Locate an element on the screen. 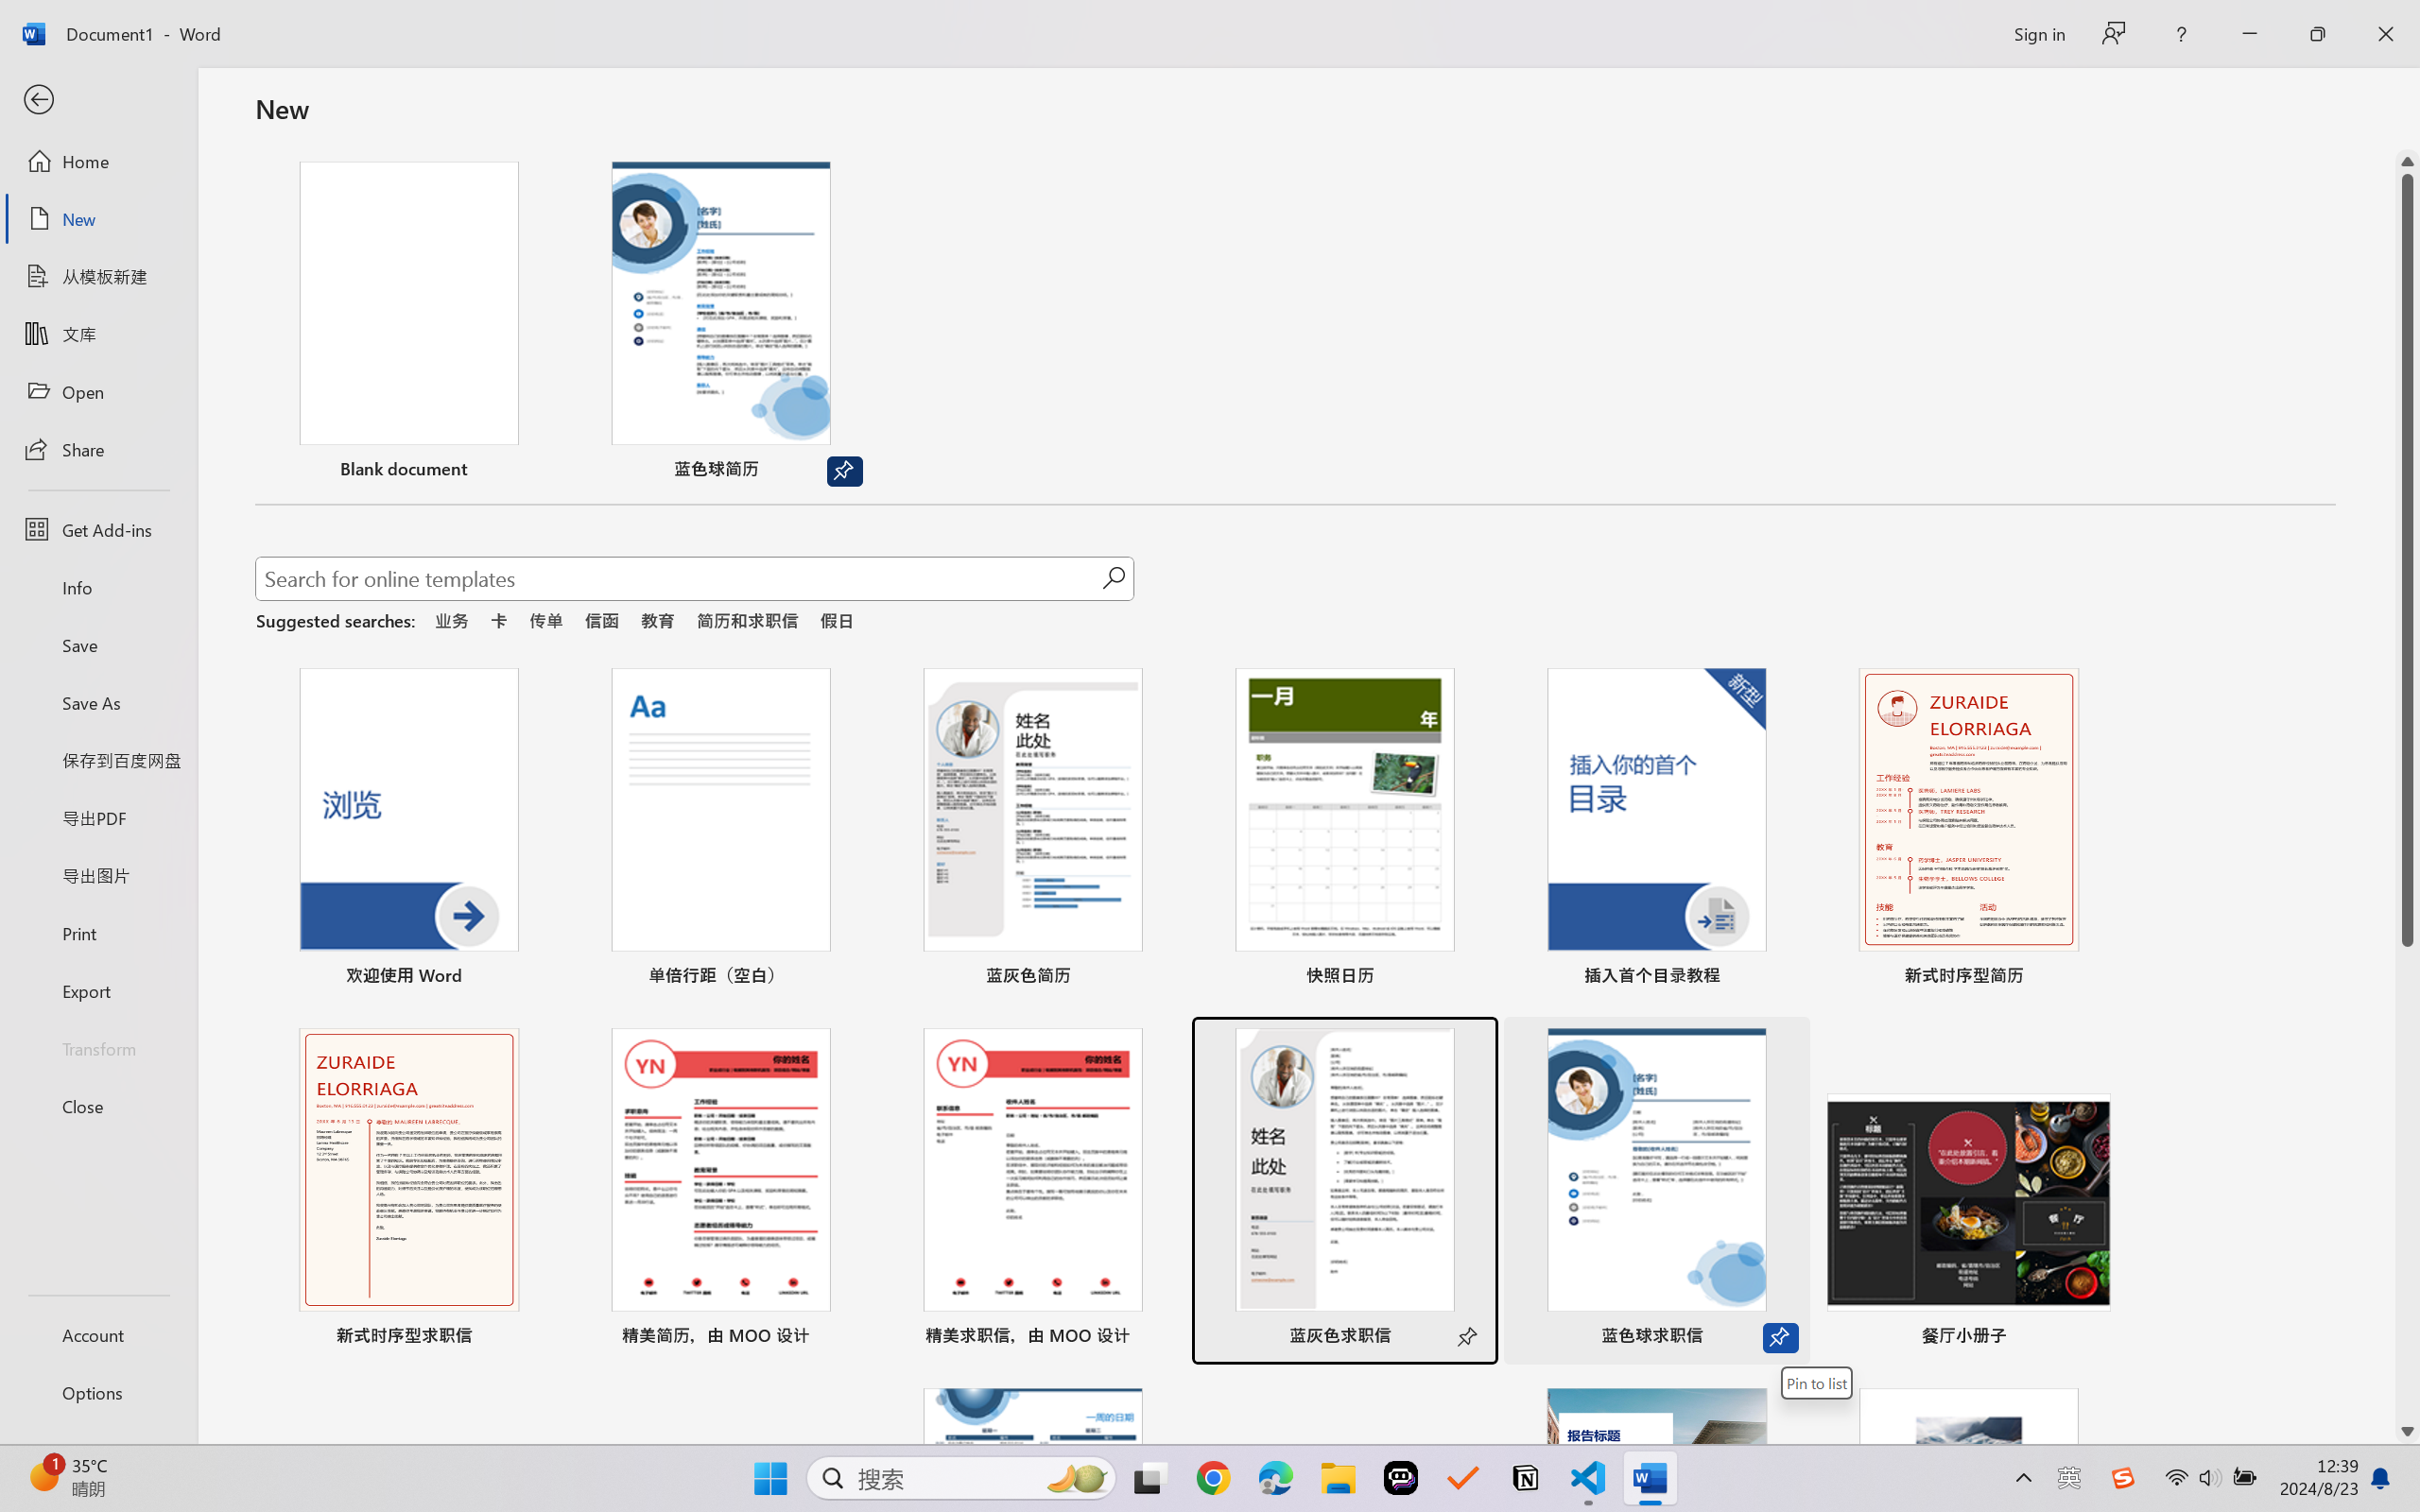 This screenshot has width=2420, height=1512. 'Start searching' is located at coordinates (1112, 578).